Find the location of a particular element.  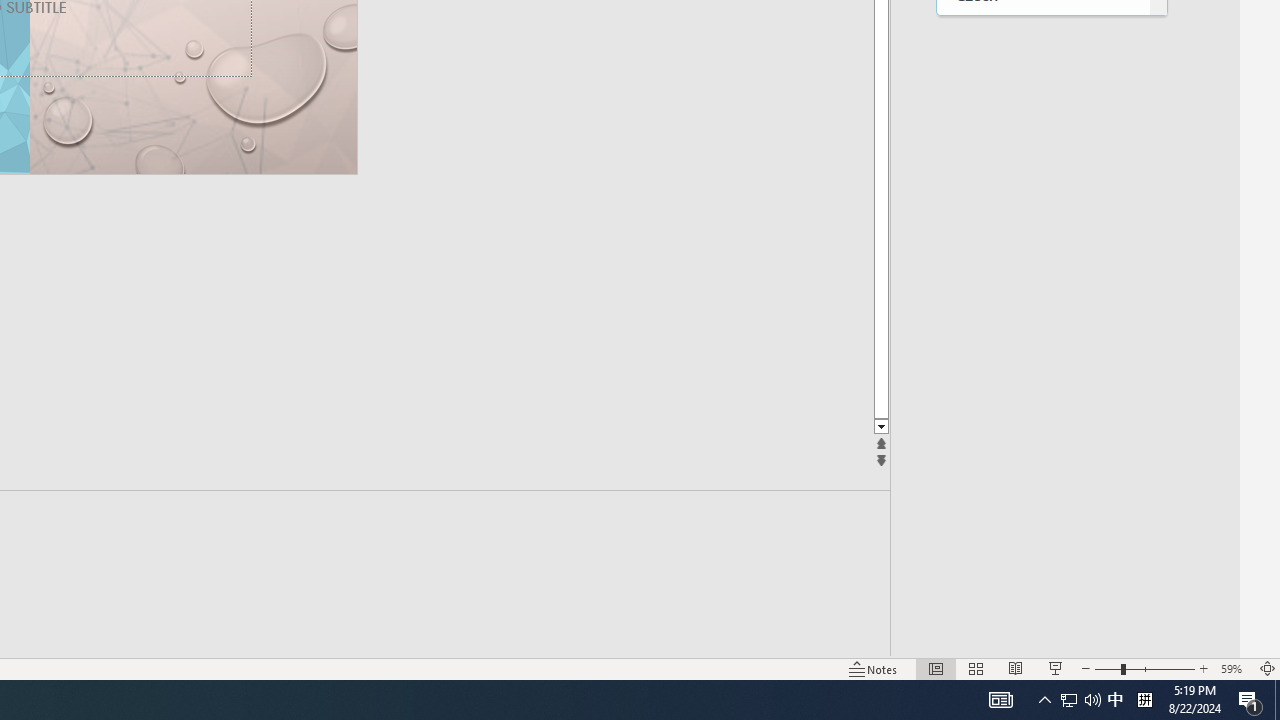

'Dutch' is located at coordinates (1042, 198).